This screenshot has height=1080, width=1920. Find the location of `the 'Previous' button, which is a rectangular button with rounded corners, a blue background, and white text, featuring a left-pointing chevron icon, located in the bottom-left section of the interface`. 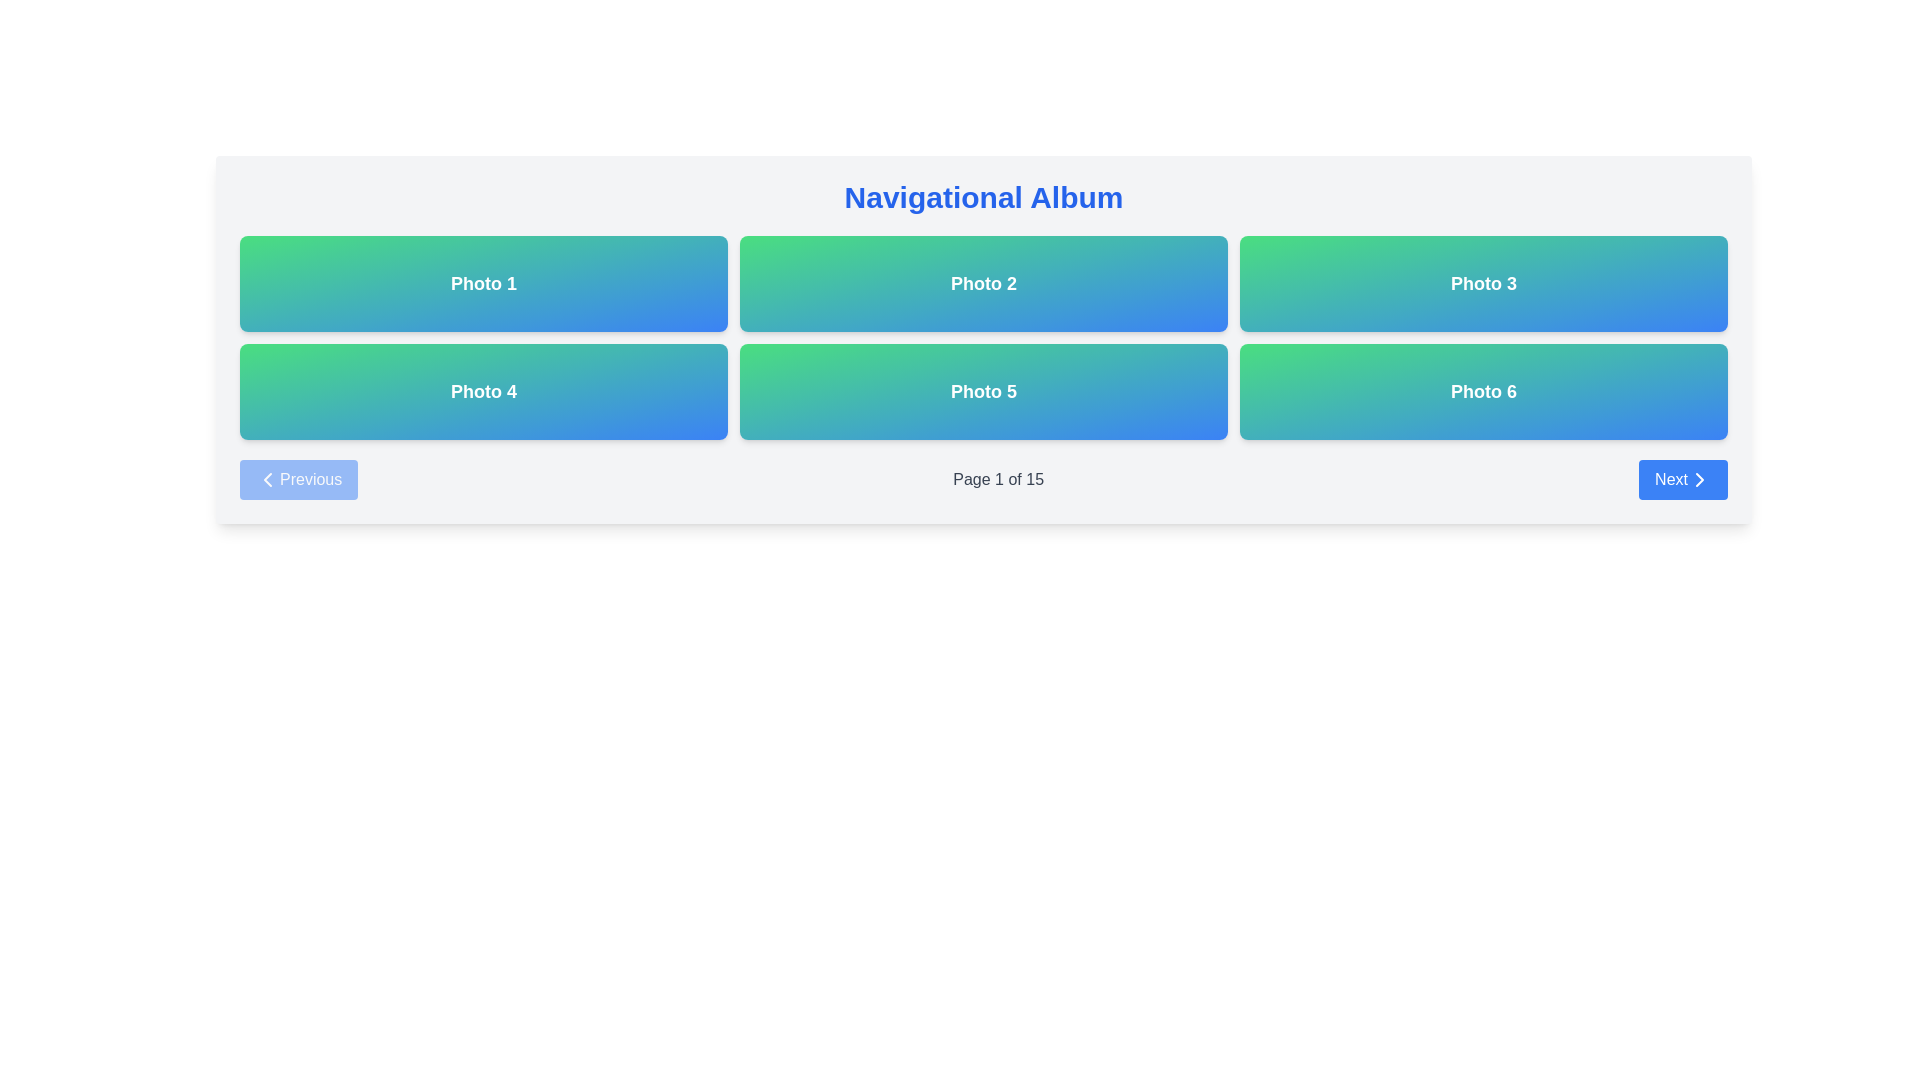

the 'Previous' button, which is a rectangular button with rounded corners, a blue background, and white text, featuring a left-pointing chevron icon, located in the bottom-left section of the interface is located at coordinates (298, 479).